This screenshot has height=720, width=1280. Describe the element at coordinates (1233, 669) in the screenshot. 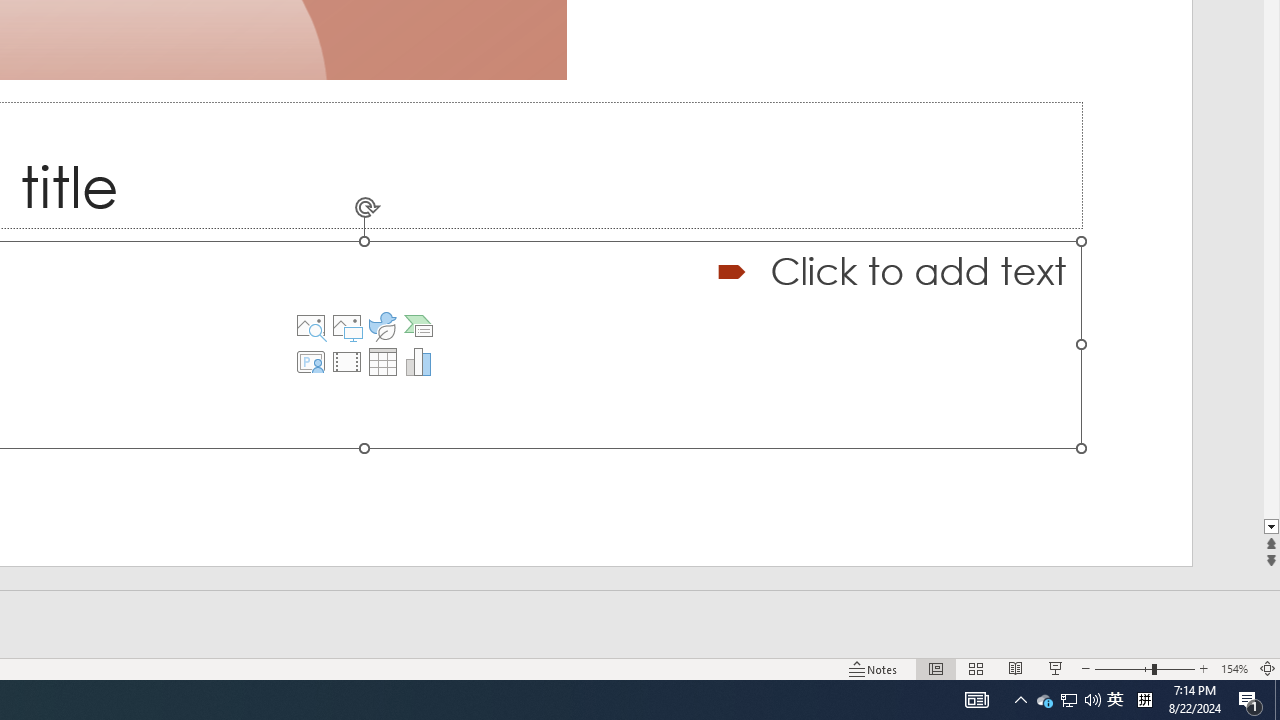

I see `'Zoom 154%'` at that location.